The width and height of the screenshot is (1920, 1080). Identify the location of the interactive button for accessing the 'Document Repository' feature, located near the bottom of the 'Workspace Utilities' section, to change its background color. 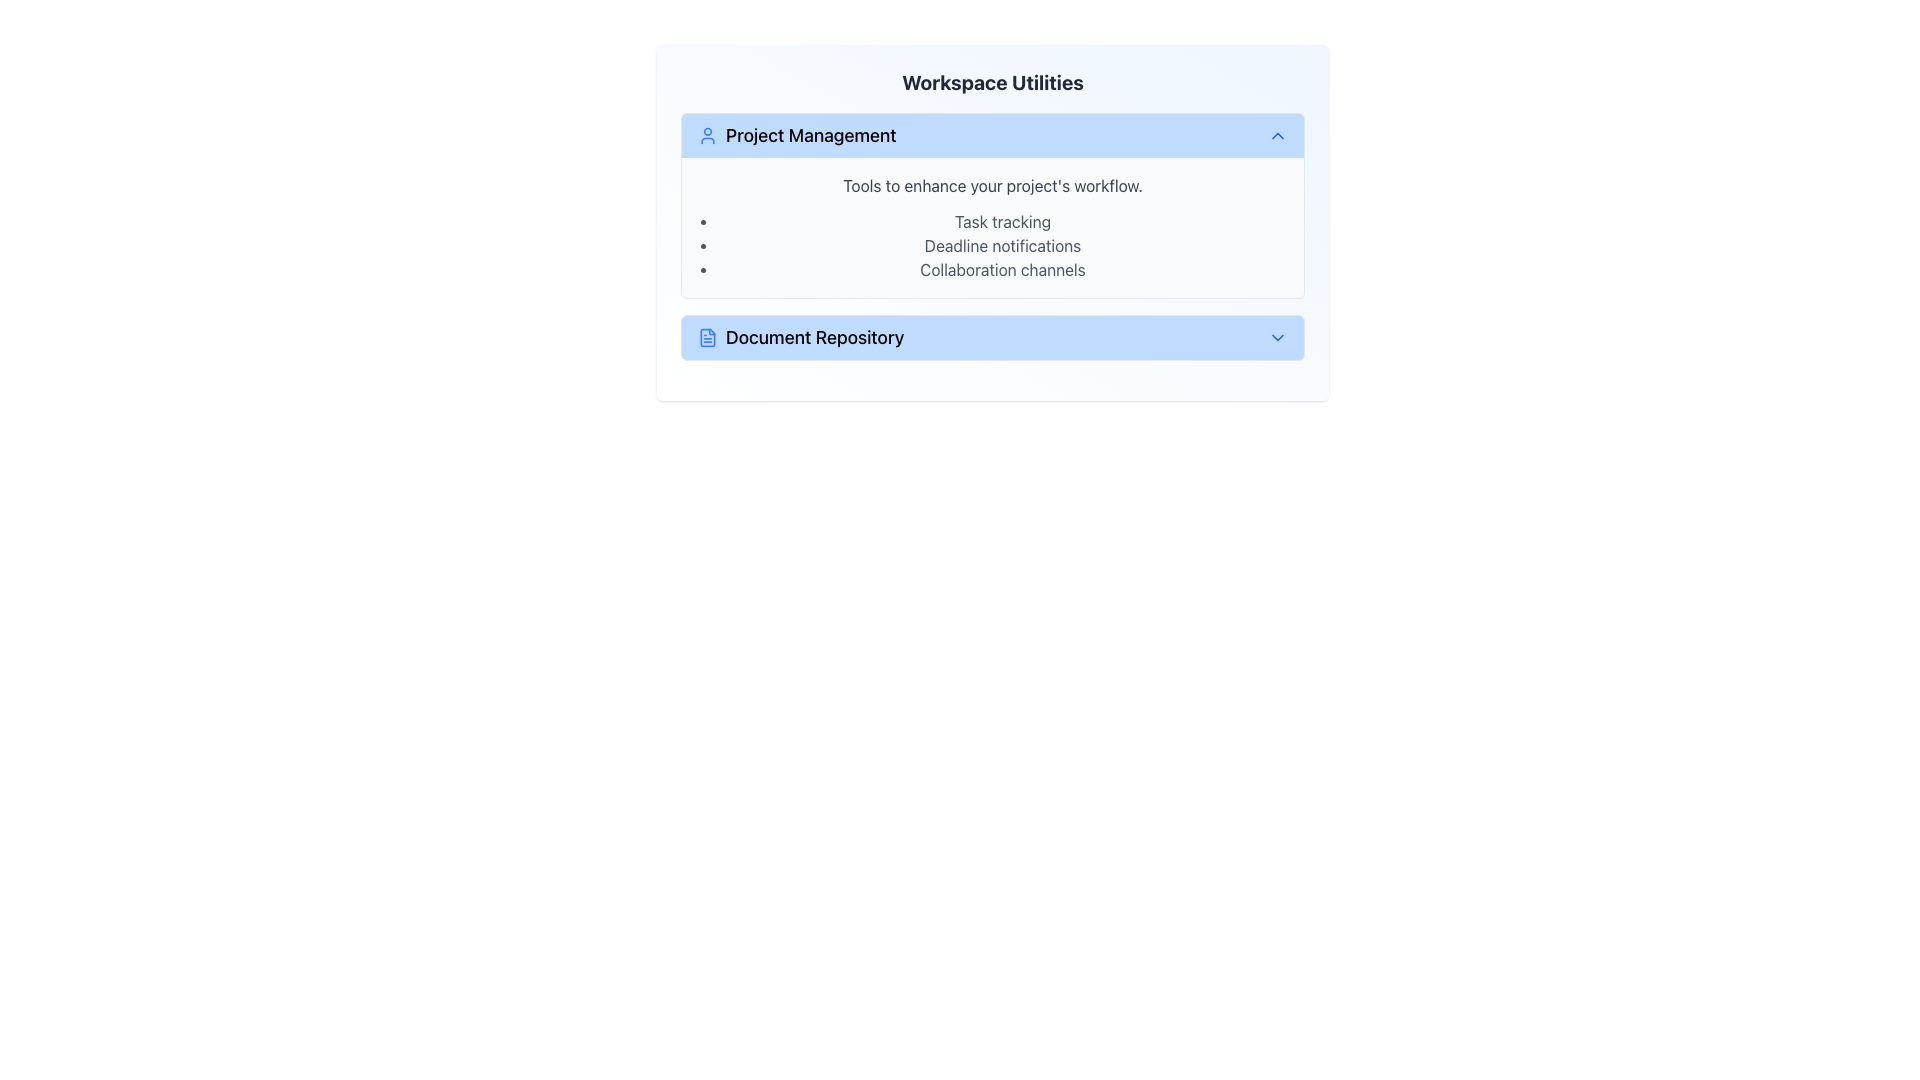
(993, 337).